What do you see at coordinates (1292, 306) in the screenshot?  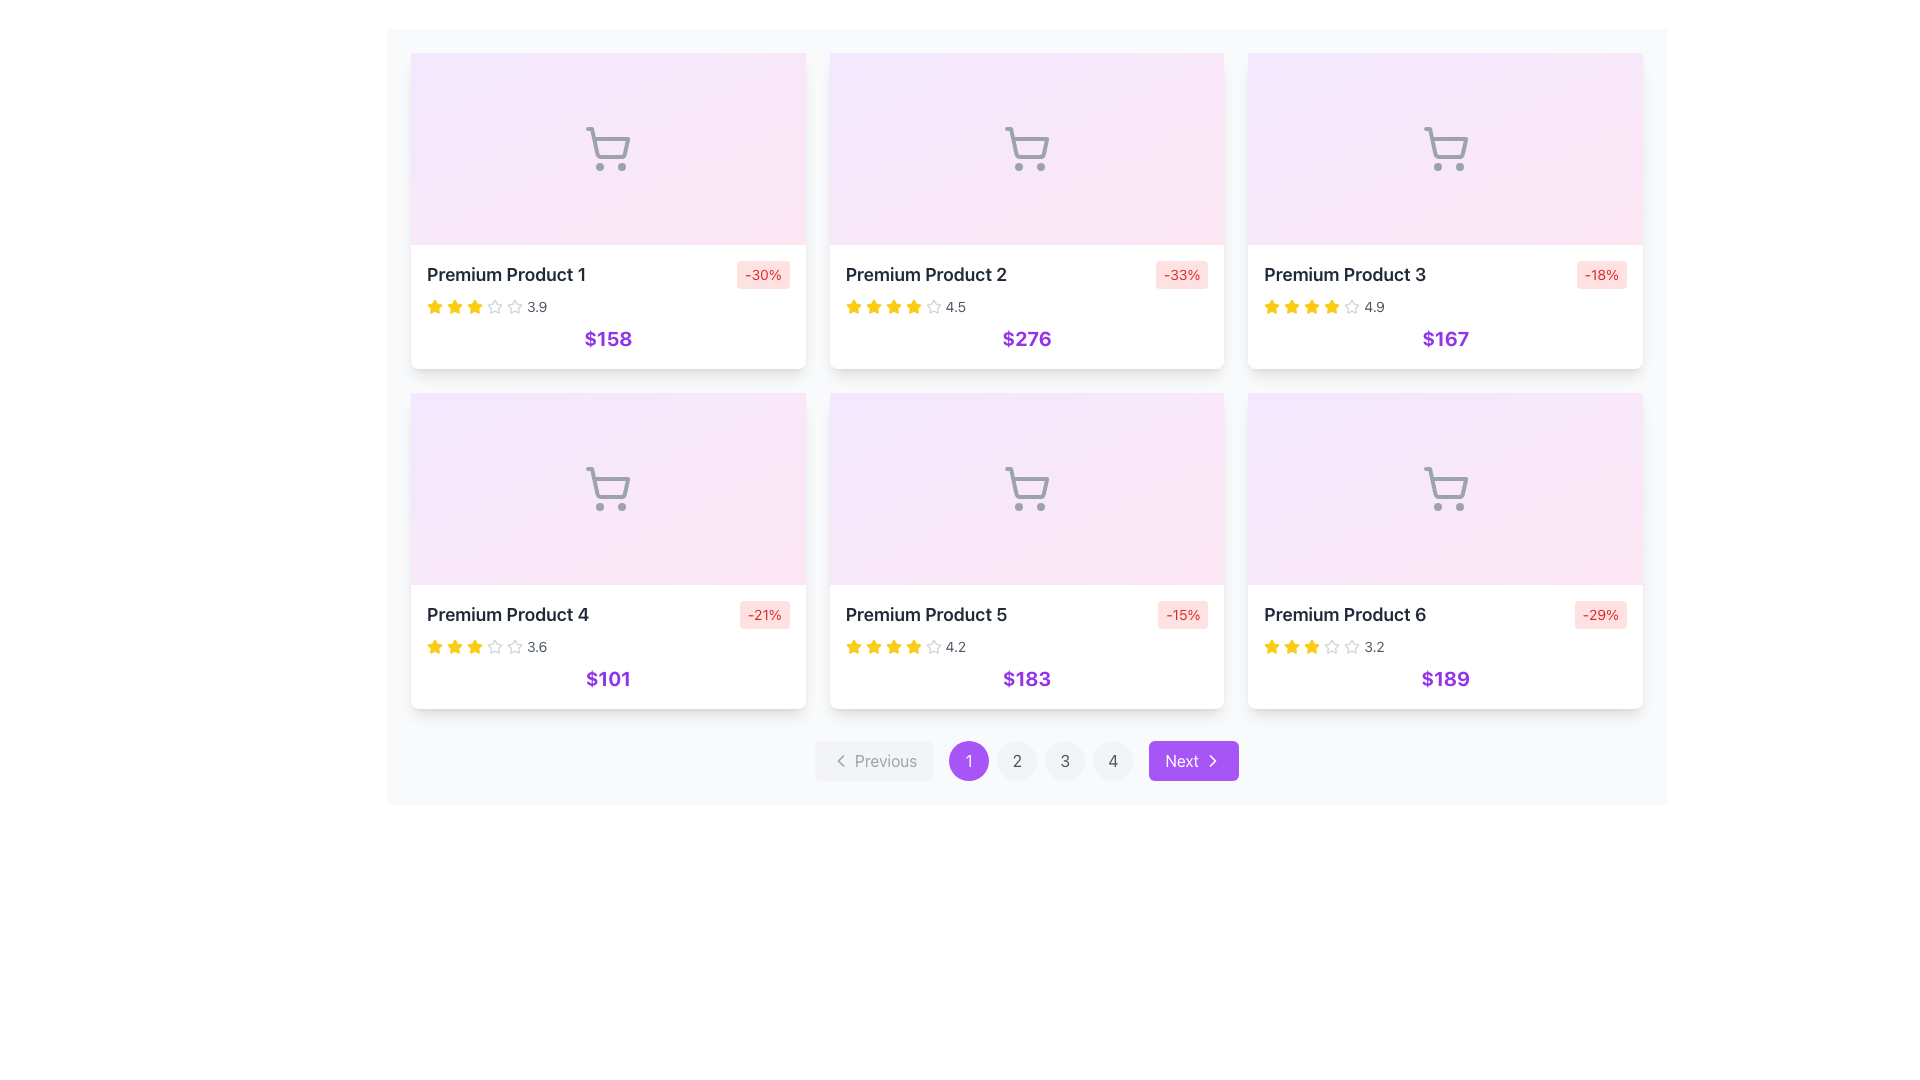 I see `the third star icon in the rating row for 'Premium Product 3' to get details about the rating` at bounding box center [1292, 306].